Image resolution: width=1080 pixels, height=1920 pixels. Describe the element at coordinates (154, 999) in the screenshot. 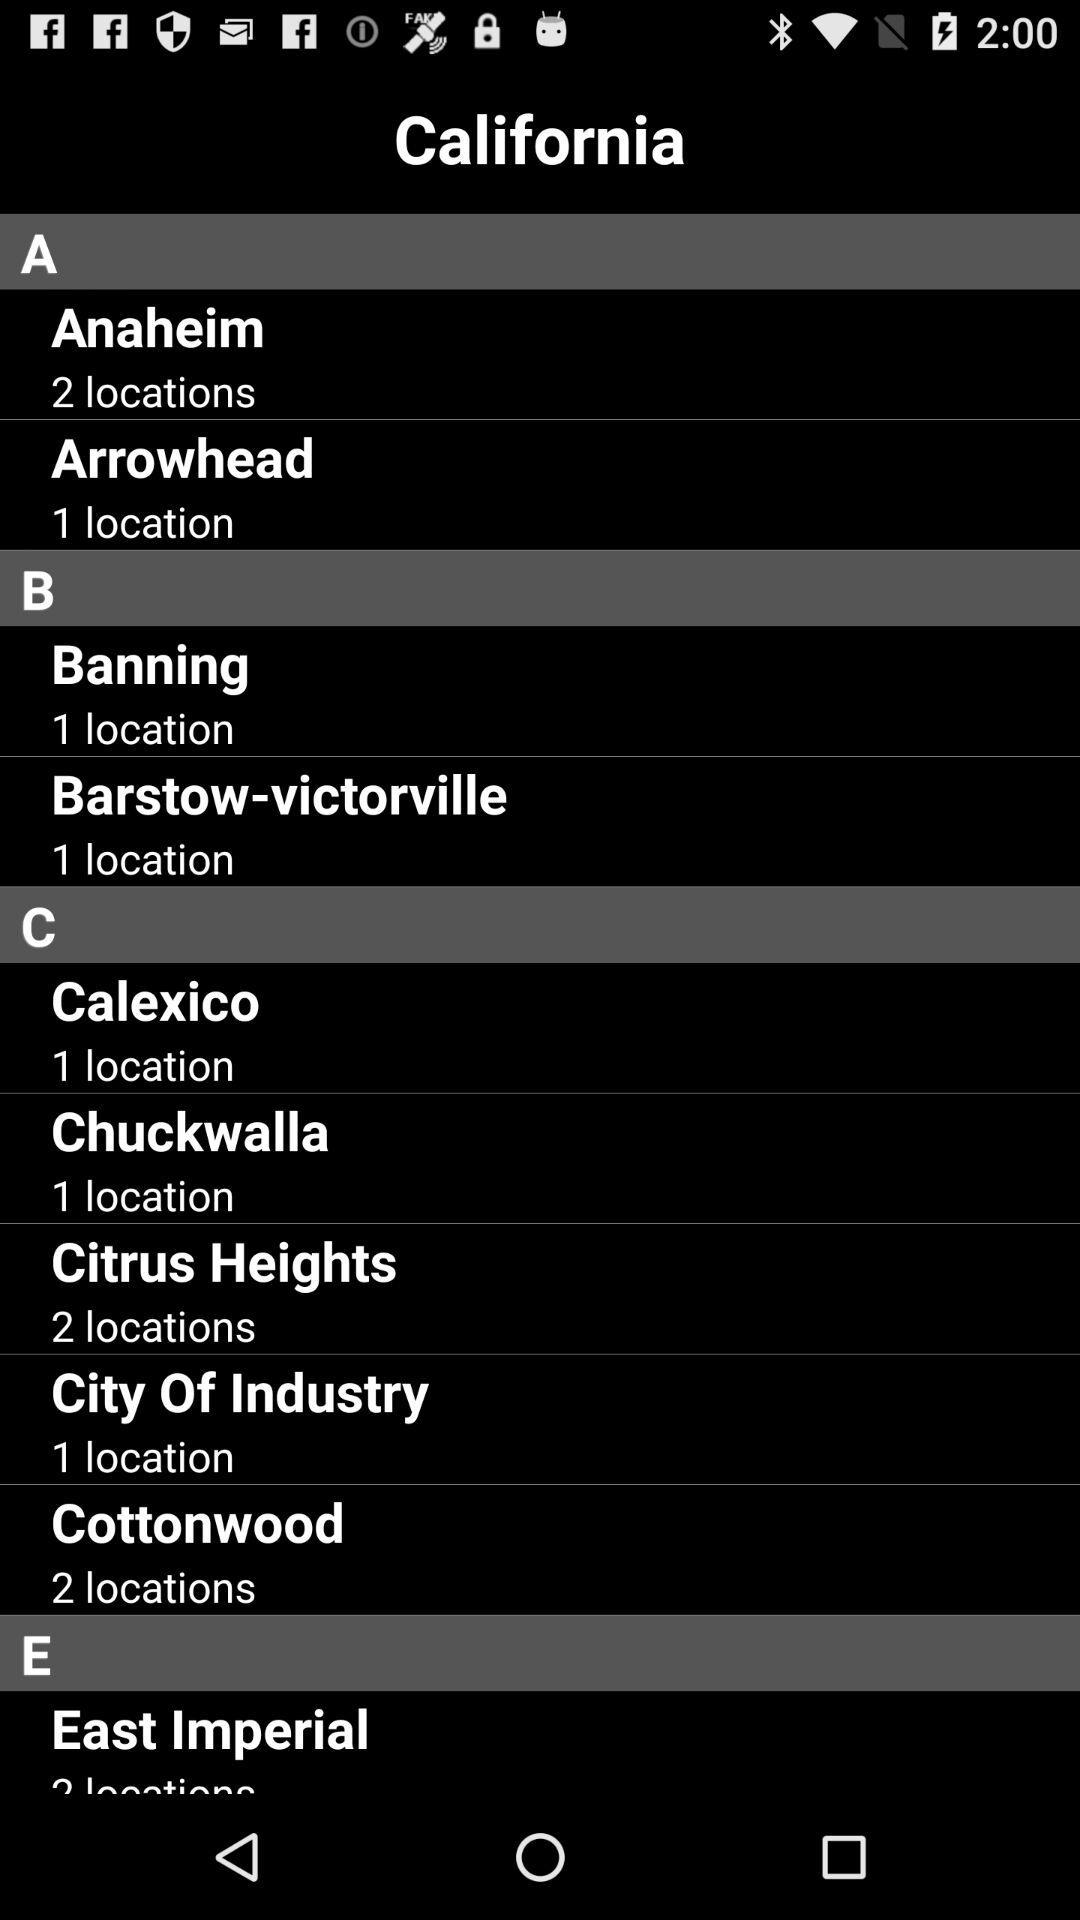

I see `calexico item` at that location.